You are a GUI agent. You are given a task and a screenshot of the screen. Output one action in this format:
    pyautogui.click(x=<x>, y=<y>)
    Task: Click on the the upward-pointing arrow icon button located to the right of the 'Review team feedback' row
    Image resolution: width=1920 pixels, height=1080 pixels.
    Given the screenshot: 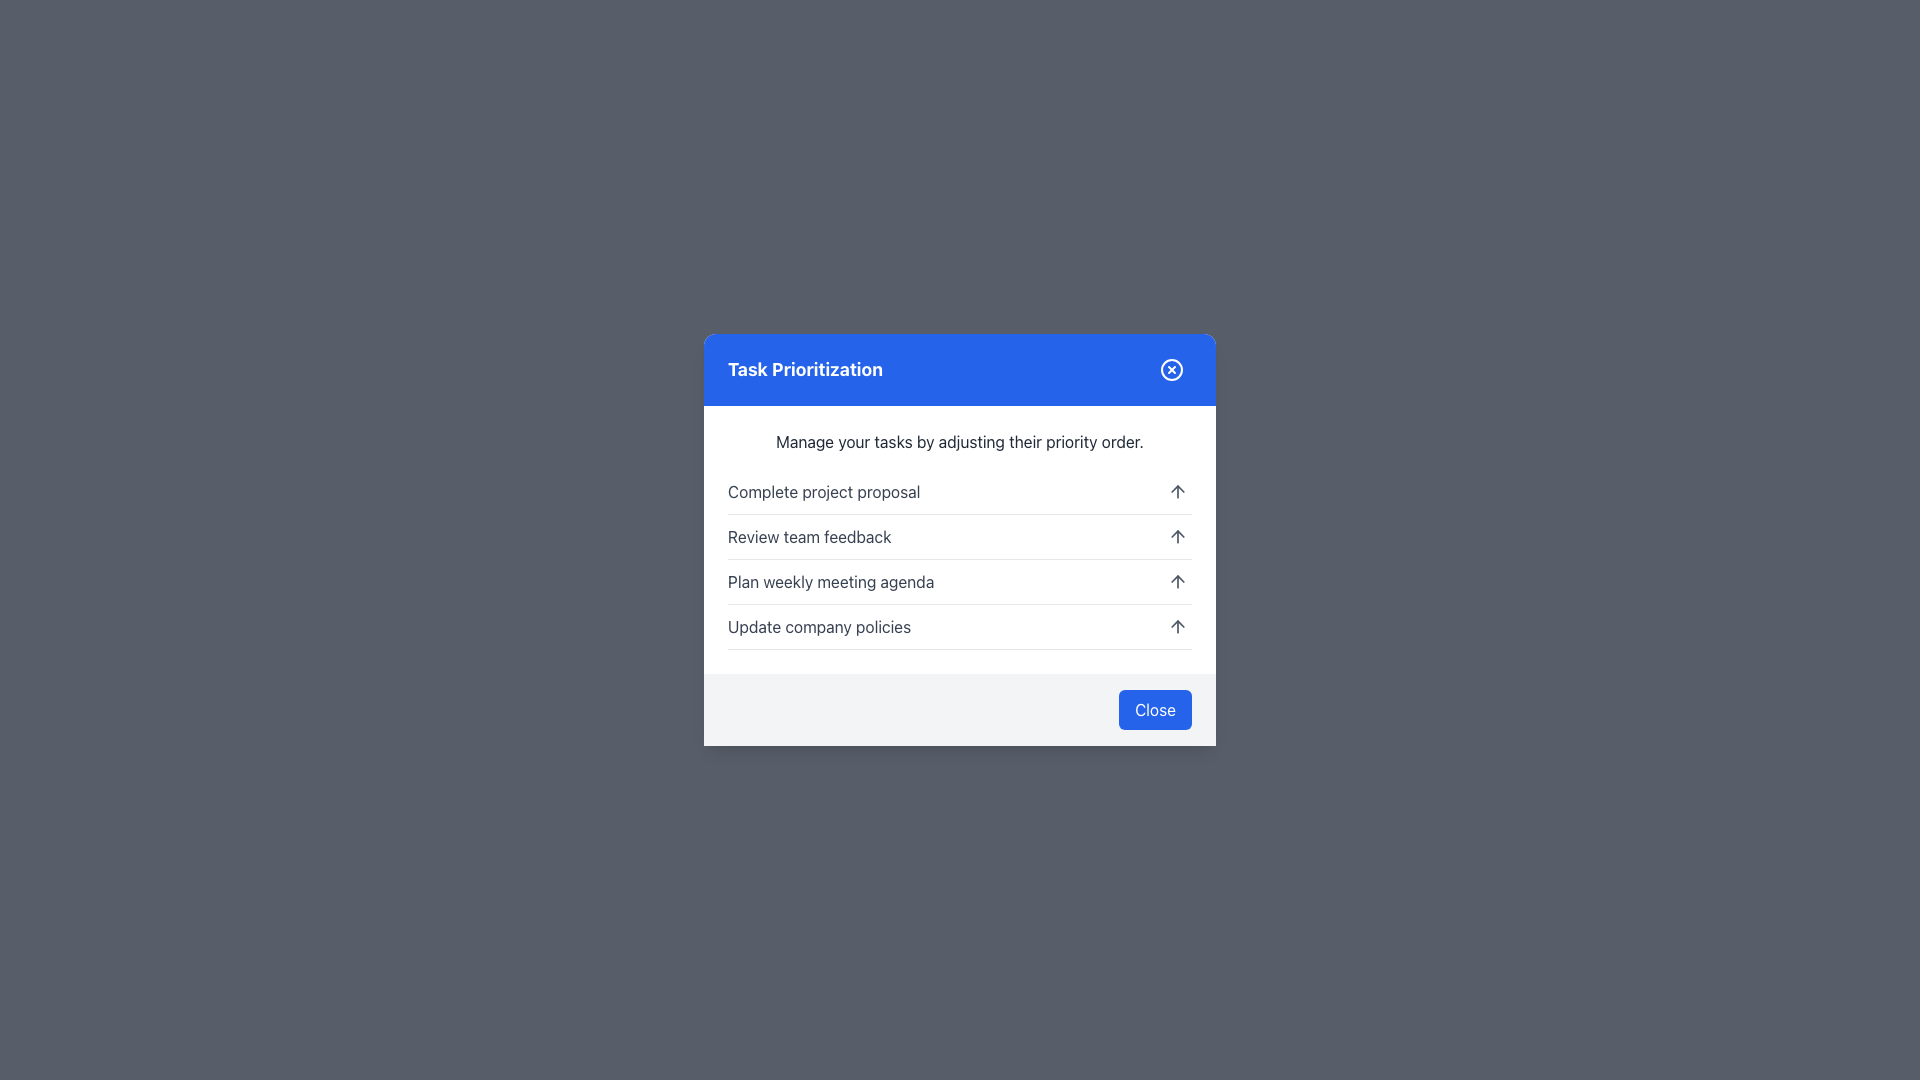 What is the action you would take?
    pyautogui.click(x=1177, y=535)
    